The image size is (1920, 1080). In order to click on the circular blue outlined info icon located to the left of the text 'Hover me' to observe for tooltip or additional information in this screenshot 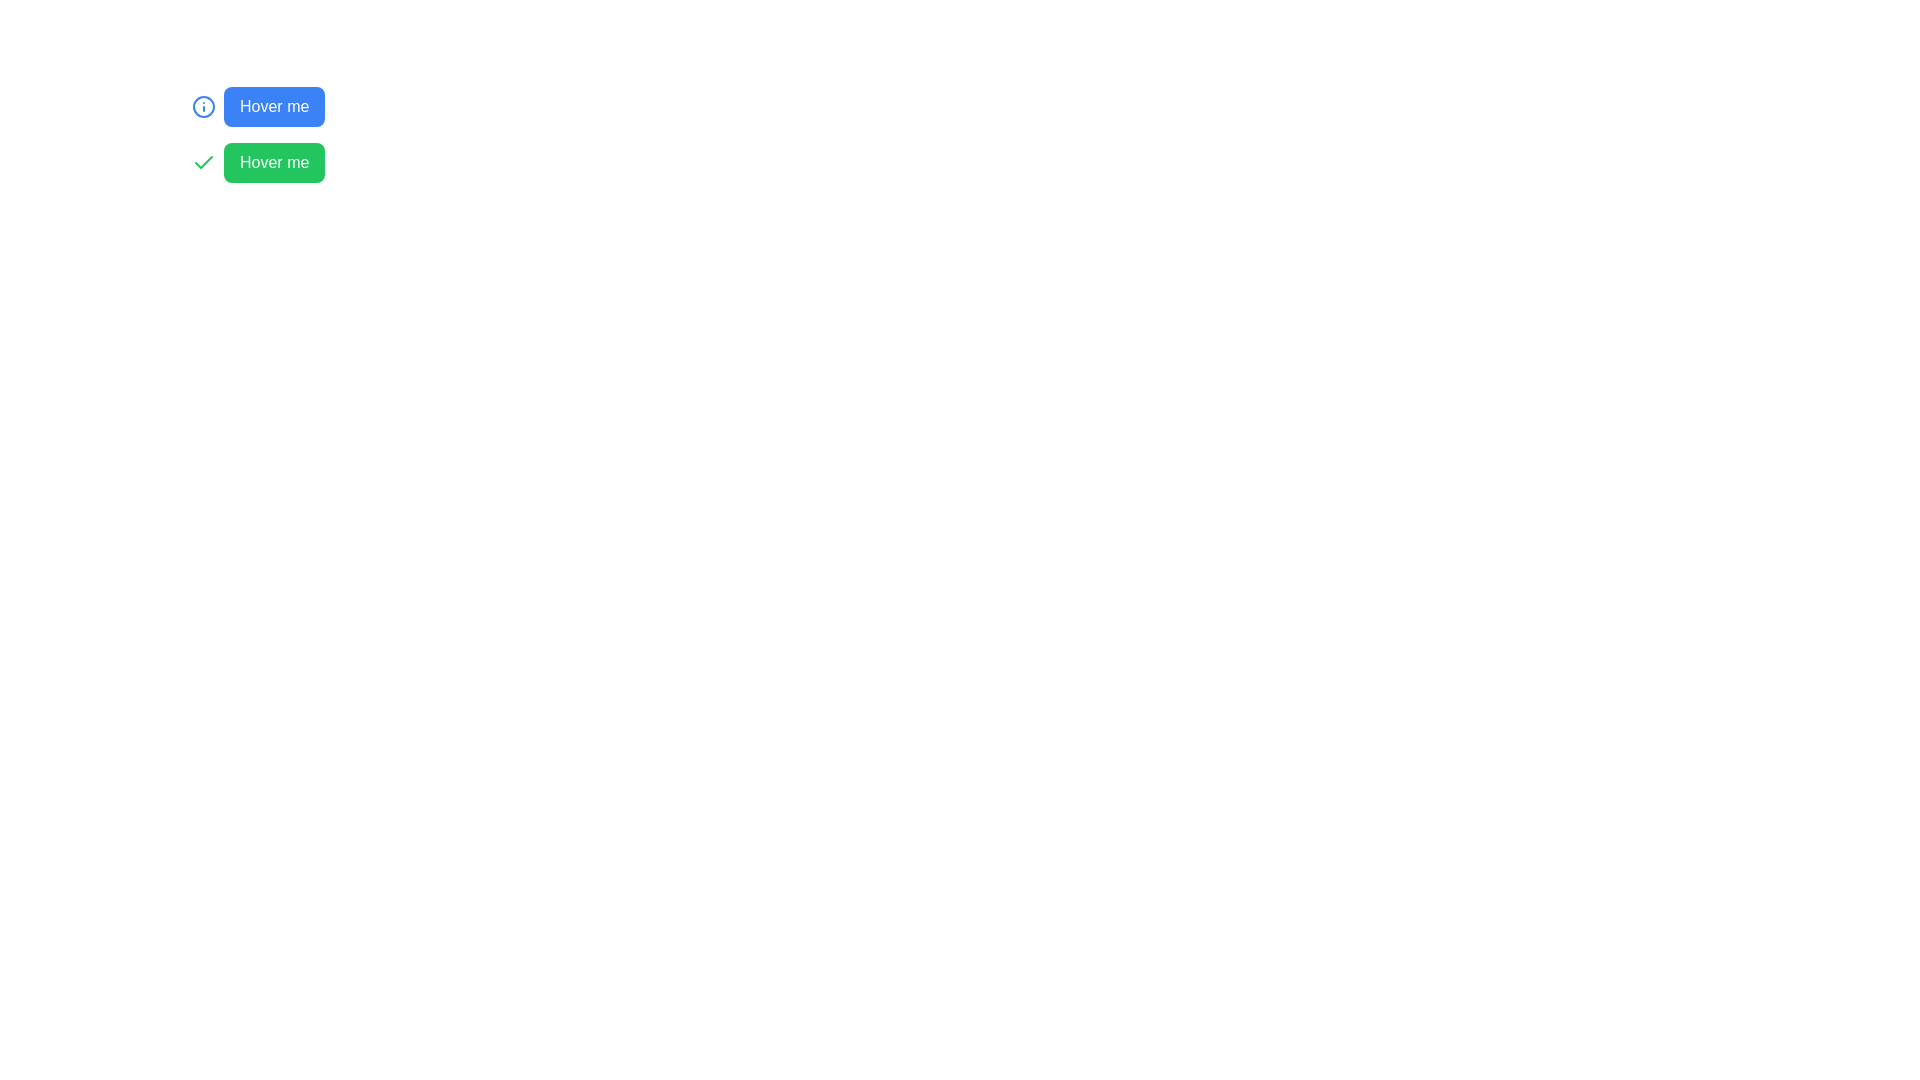, I will do `click(203, 107)`.